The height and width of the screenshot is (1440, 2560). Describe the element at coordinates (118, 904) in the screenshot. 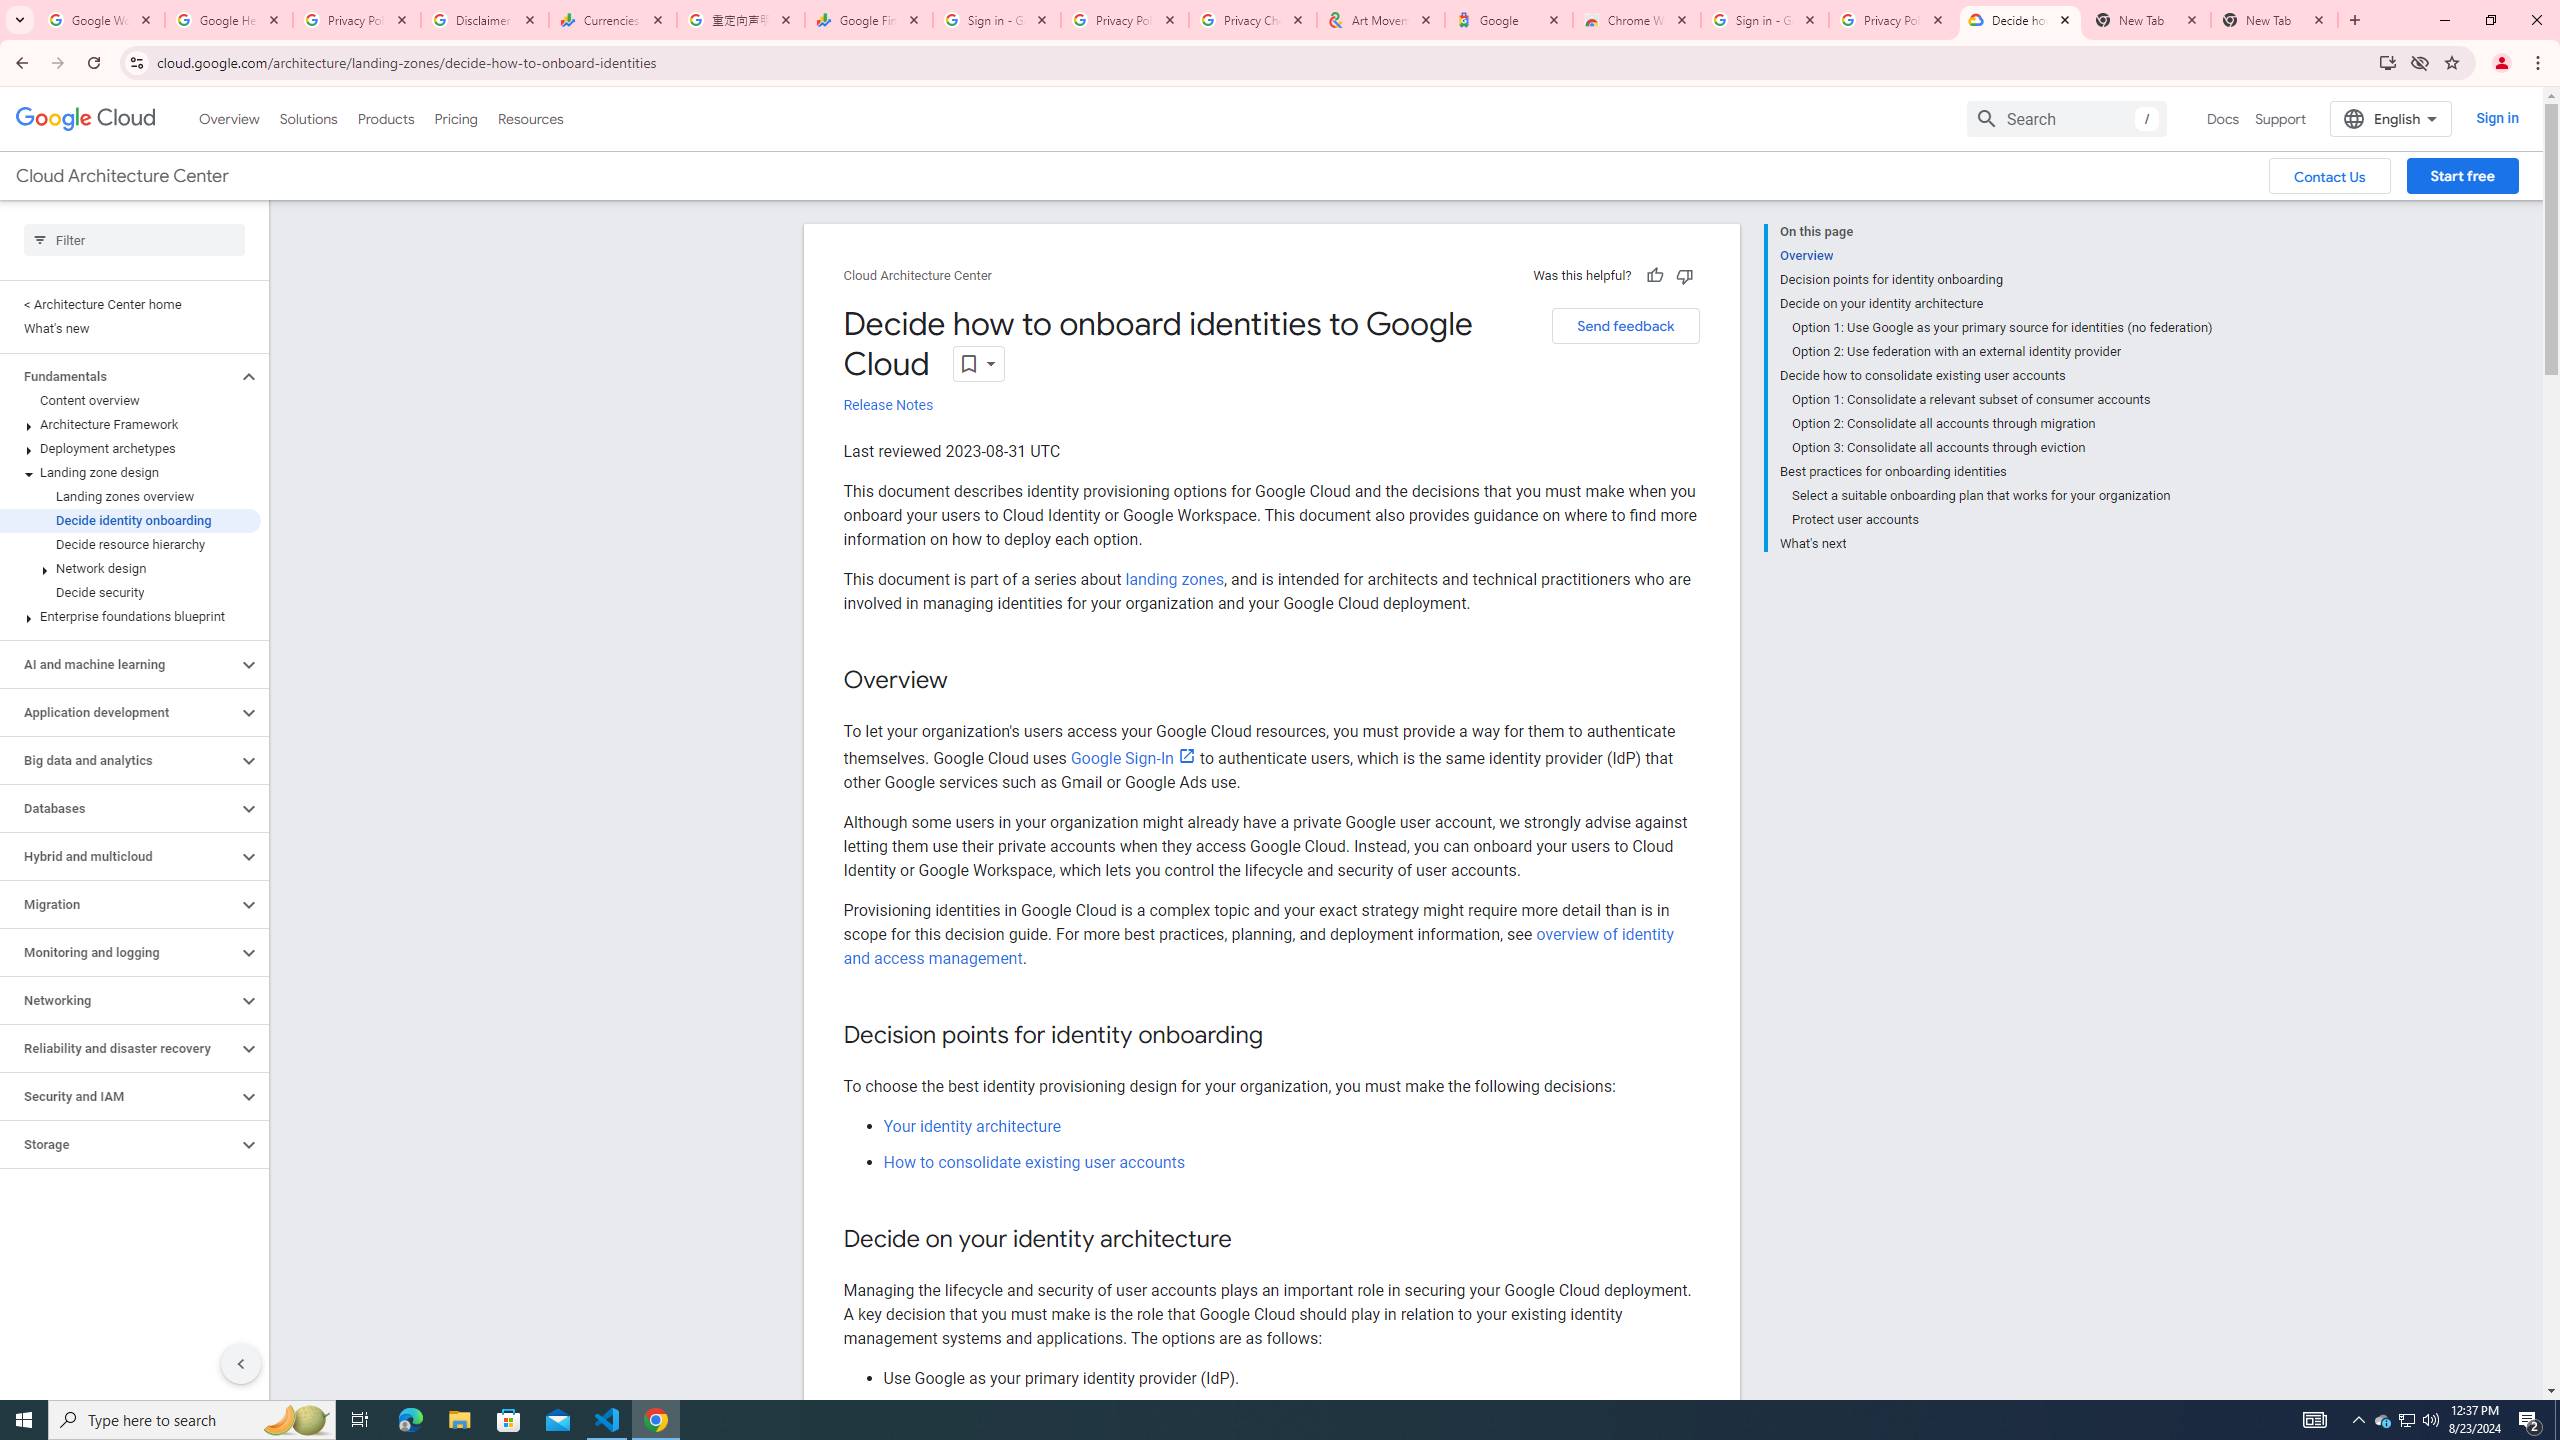

I see `'Migration'` at that location.